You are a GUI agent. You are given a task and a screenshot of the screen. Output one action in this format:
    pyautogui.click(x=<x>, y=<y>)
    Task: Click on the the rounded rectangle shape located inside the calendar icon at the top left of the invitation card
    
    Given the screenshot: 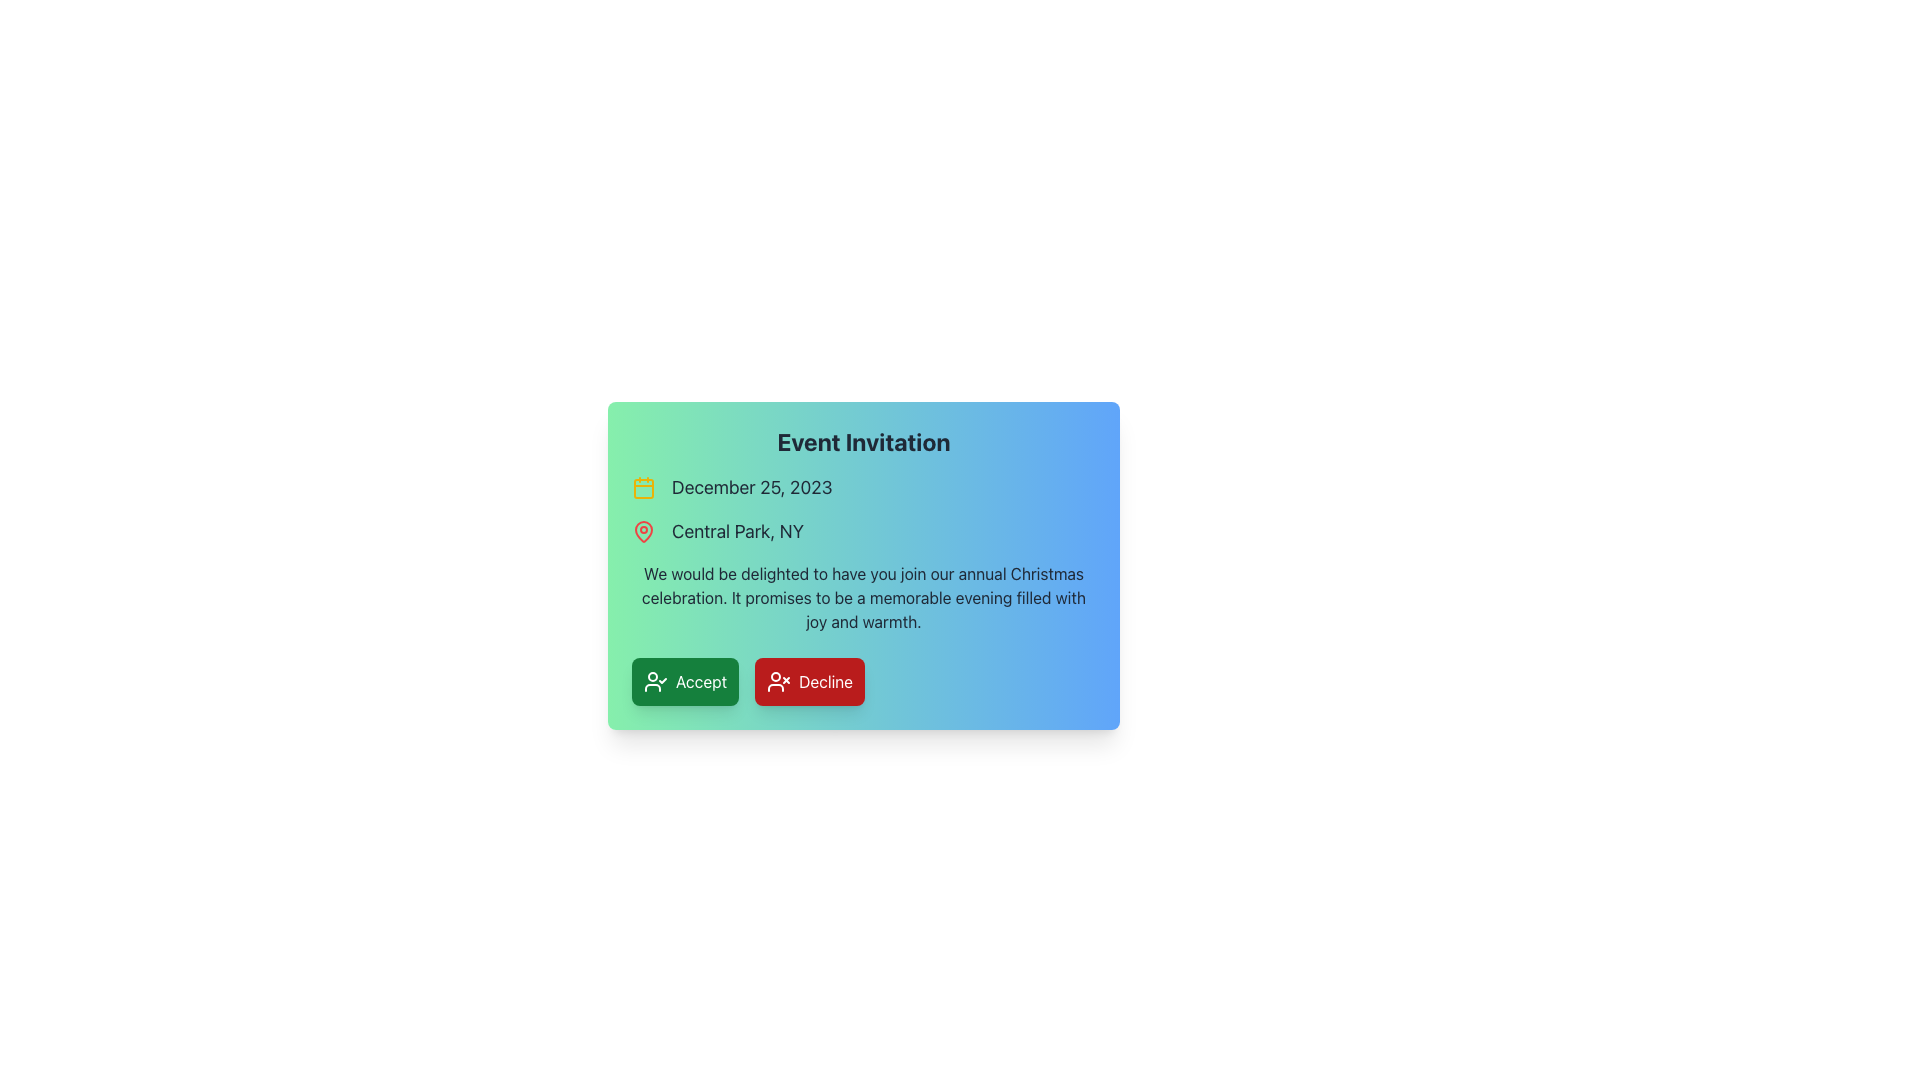 What is the action you would take?
    pyautogui.click(x=643, y=489)
    